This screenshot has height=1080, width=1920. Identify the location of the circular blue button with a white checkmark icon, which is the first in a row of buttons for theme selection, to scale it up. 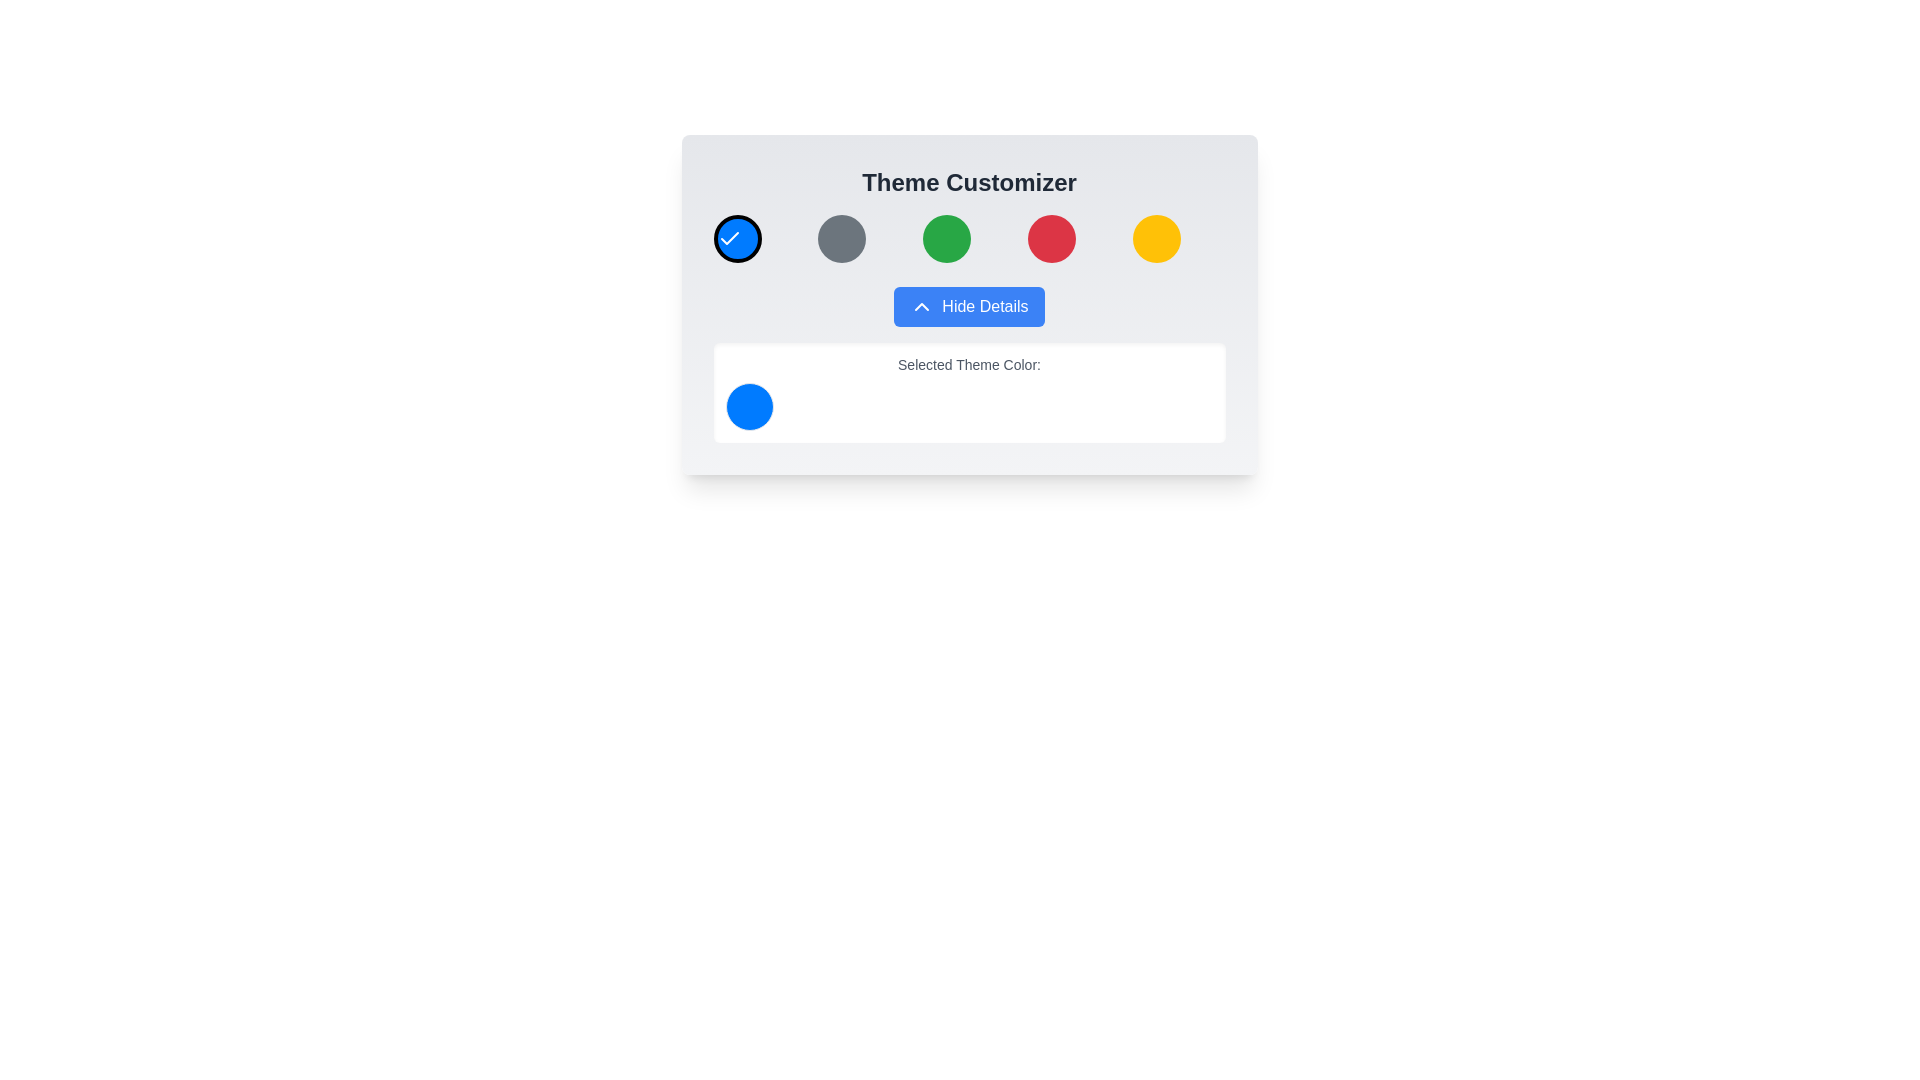
(736, 238).